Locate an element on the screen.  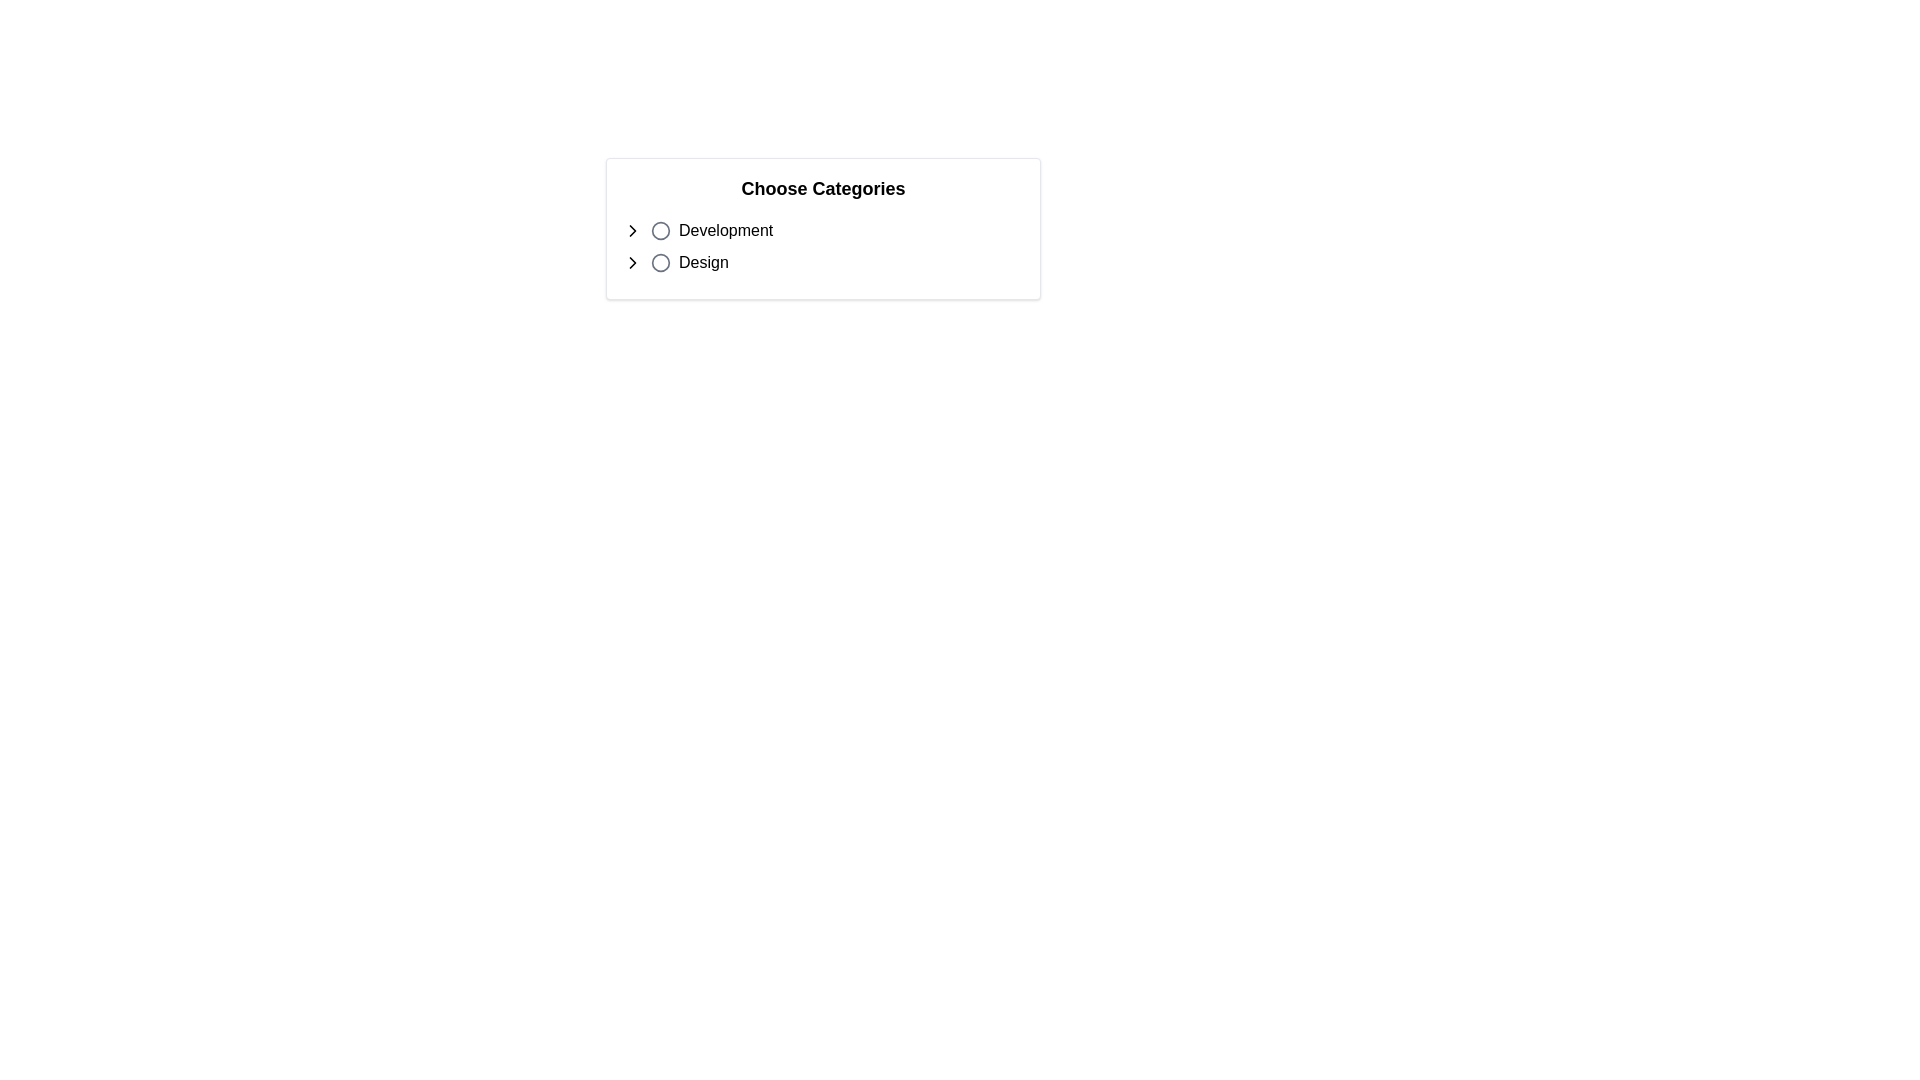
the second radio button is located at coordinates (661, 261).